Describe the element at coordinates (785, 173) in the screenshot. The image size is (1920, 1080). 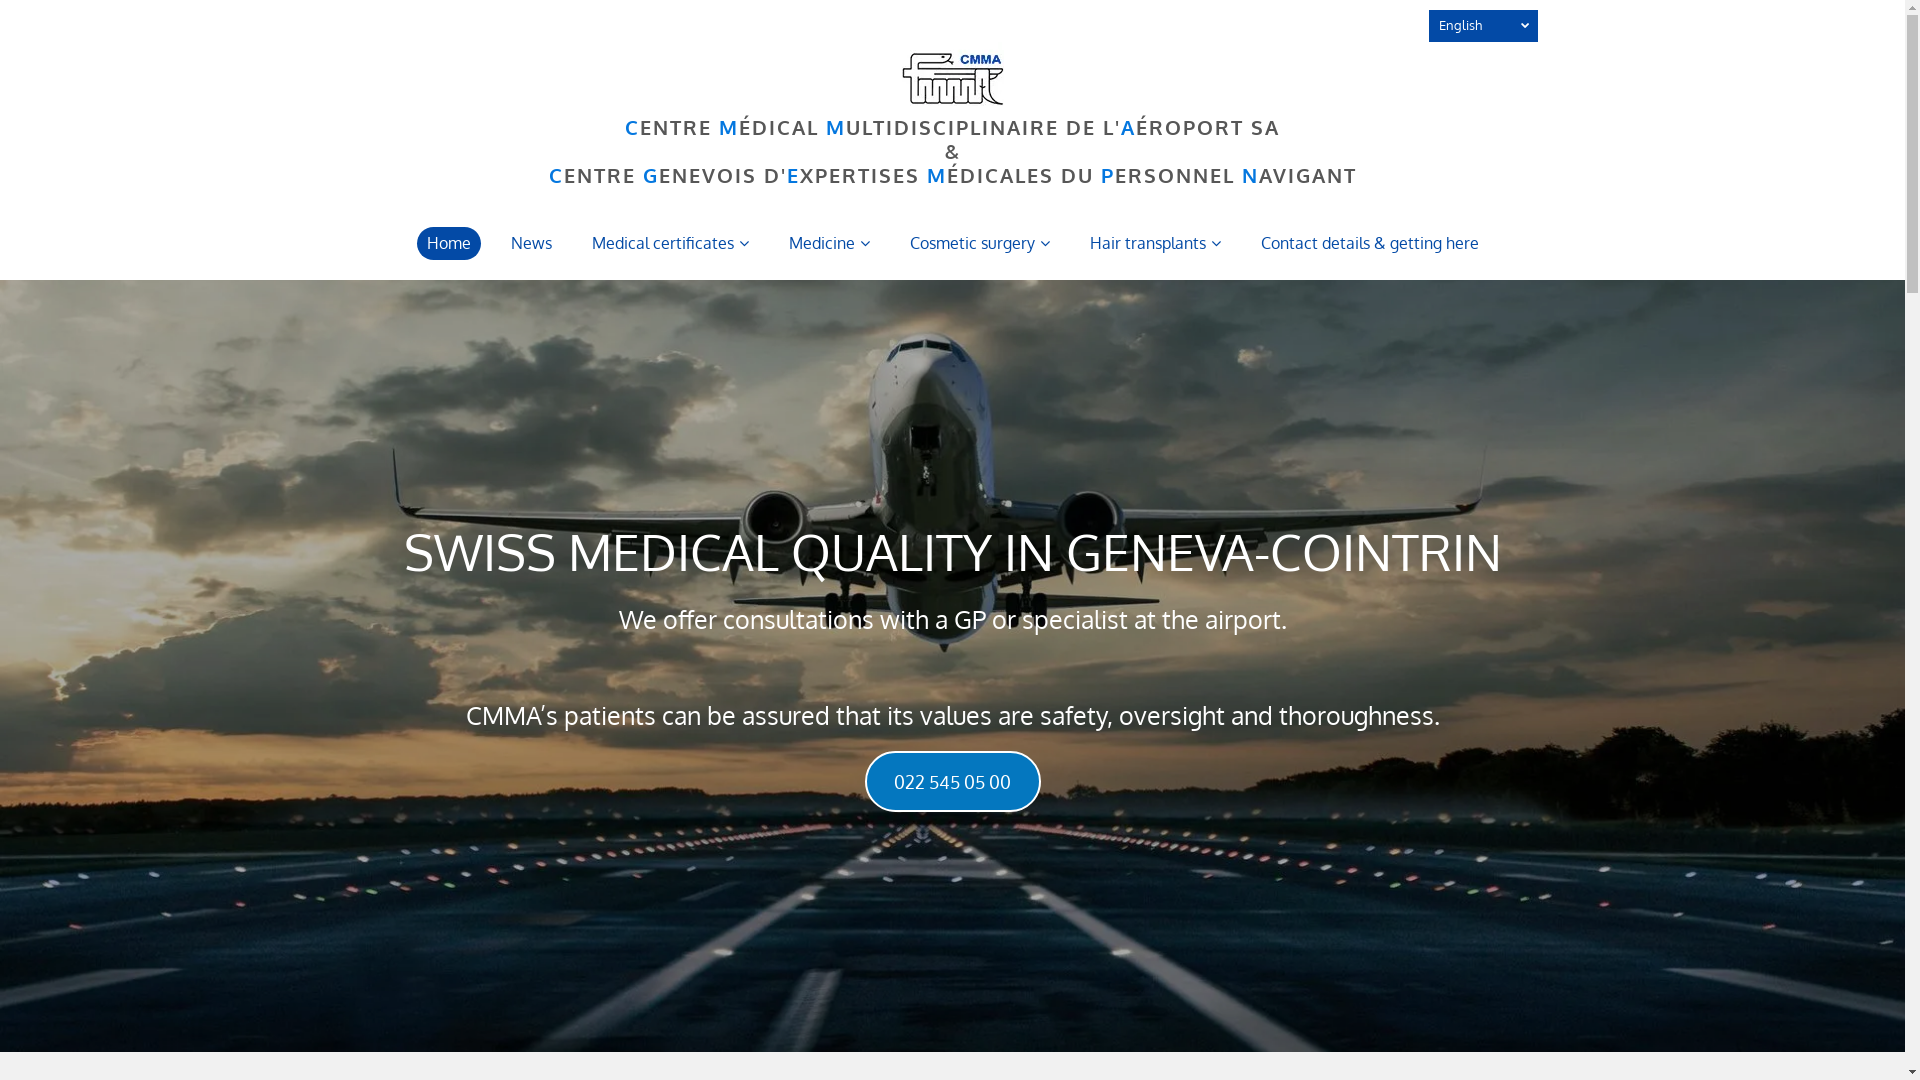
I see `'E'` at that location.